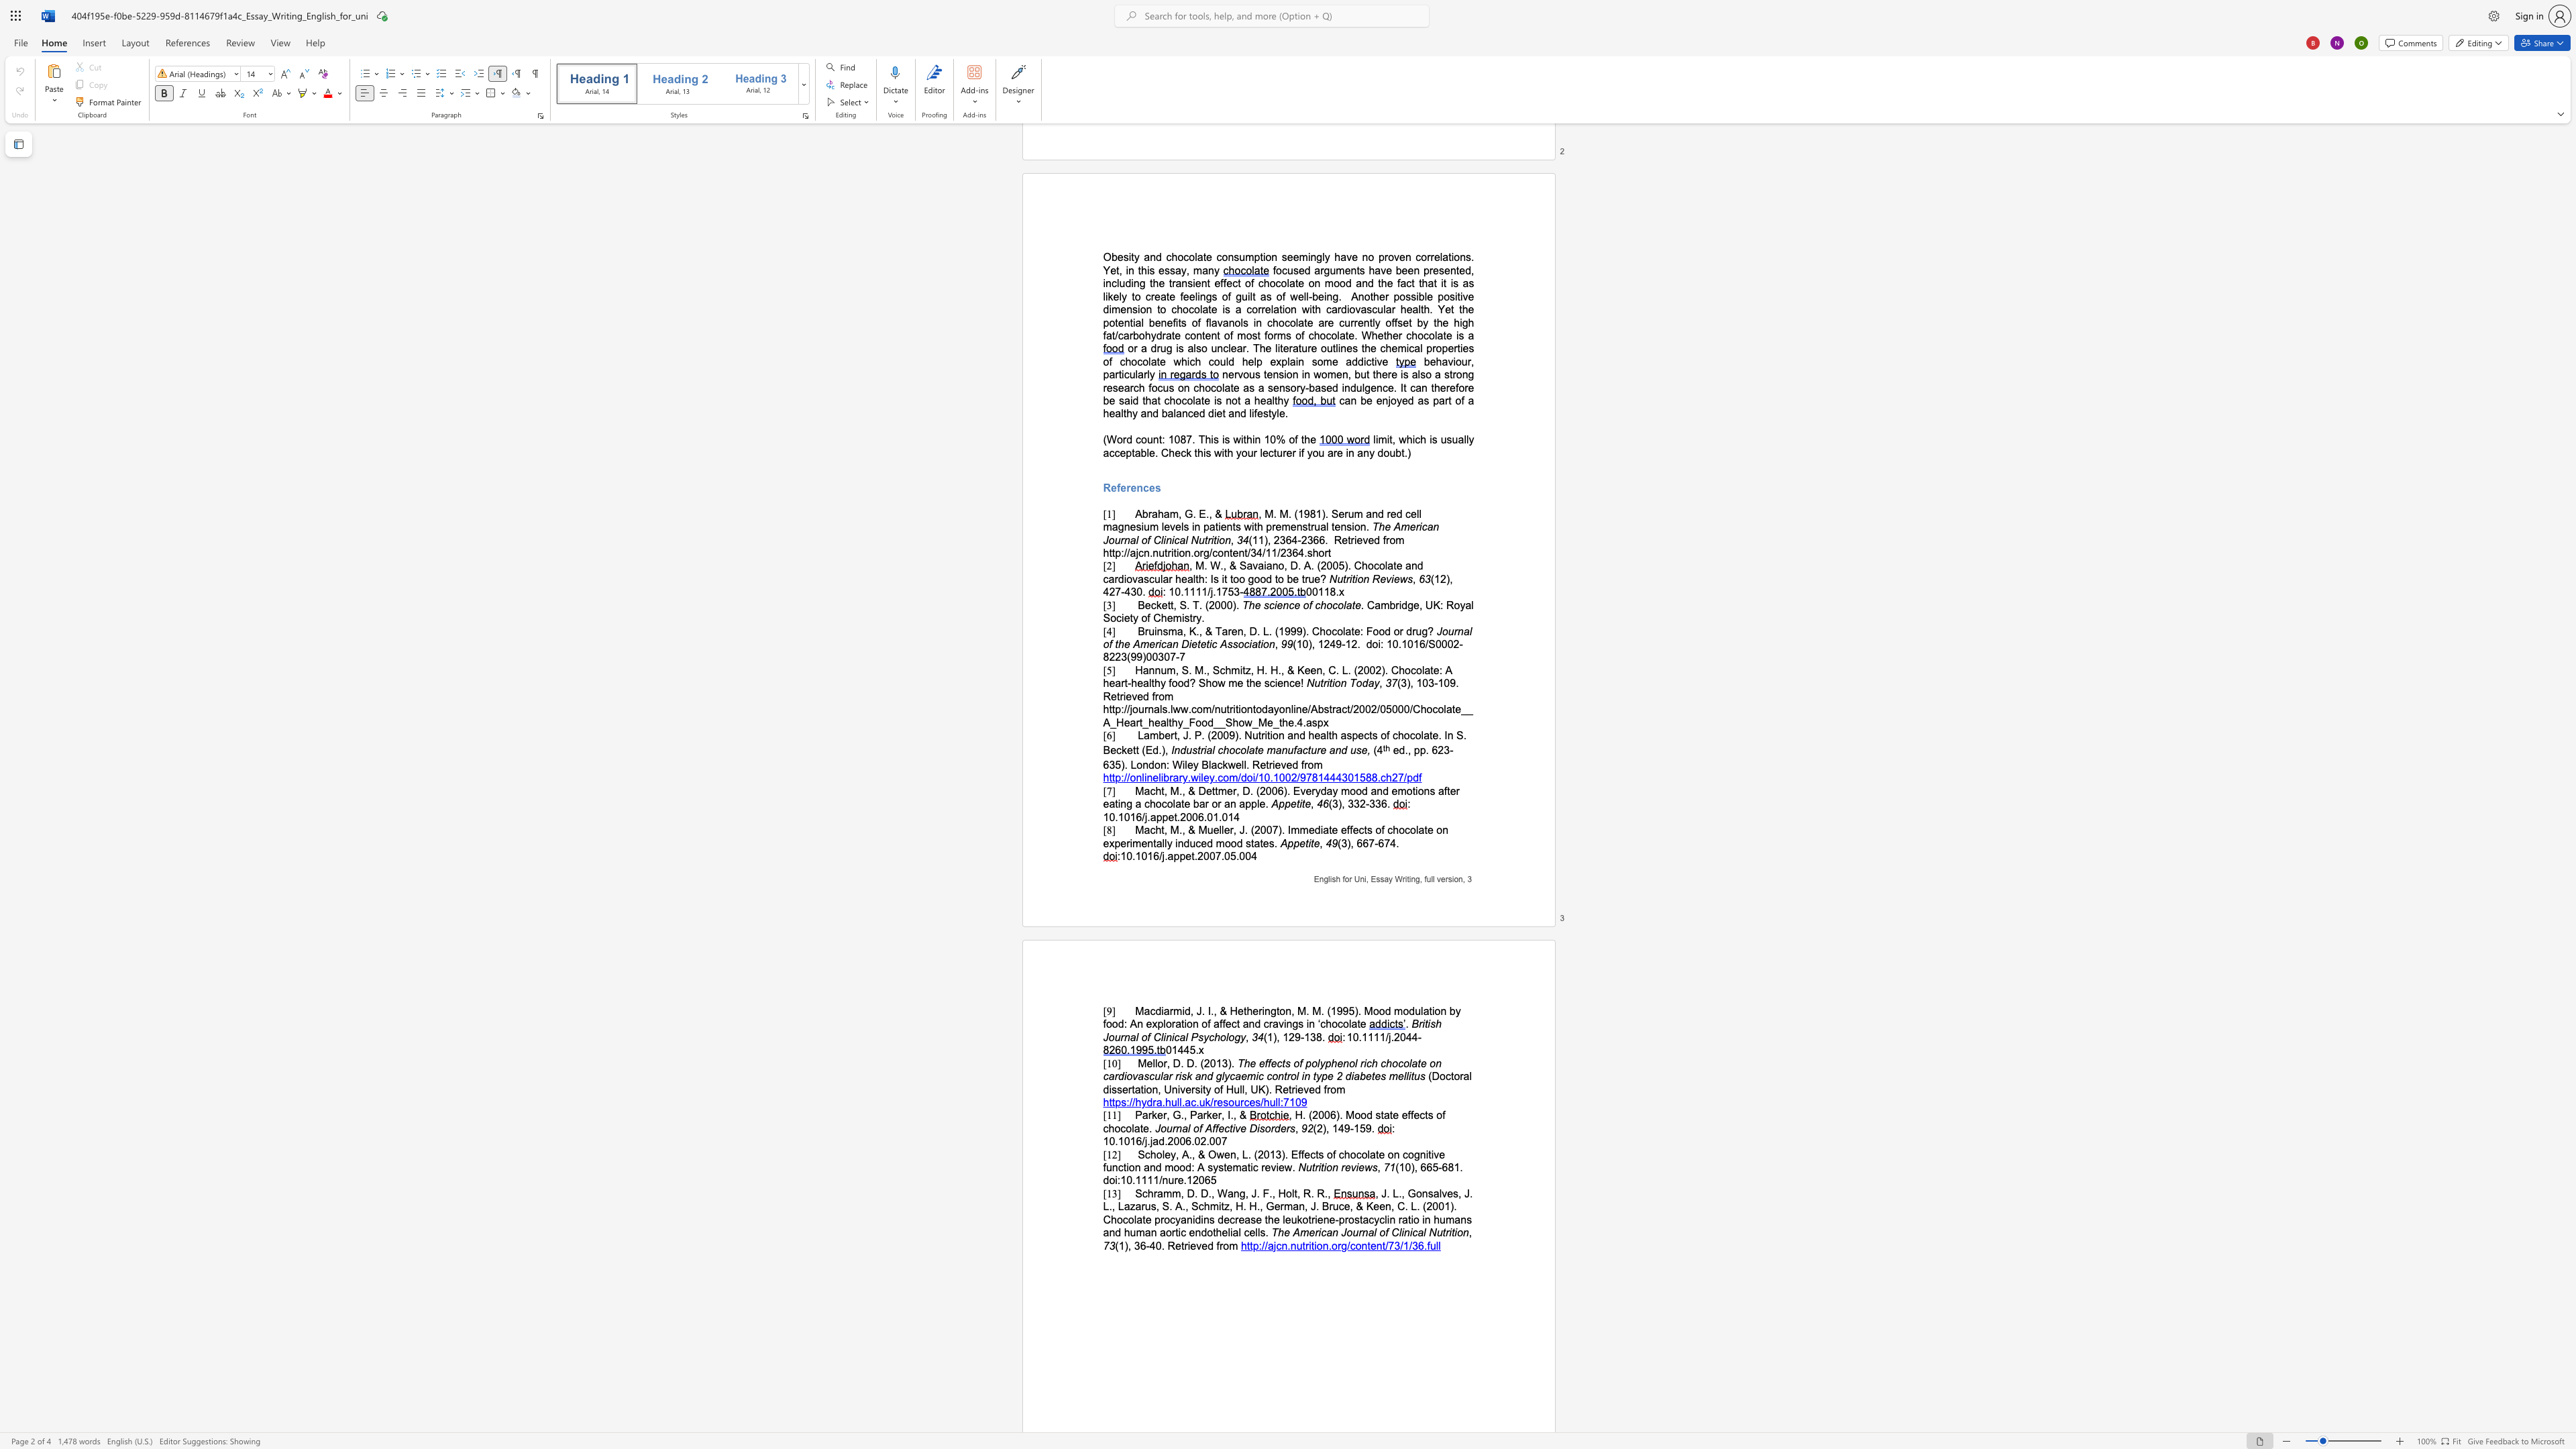  Describe the element at coordinates (1118, 1244) in the screenshot. I see `the subset text "1), 36-40." within the text "(1), 36-40. Retrieved from"` at that location.